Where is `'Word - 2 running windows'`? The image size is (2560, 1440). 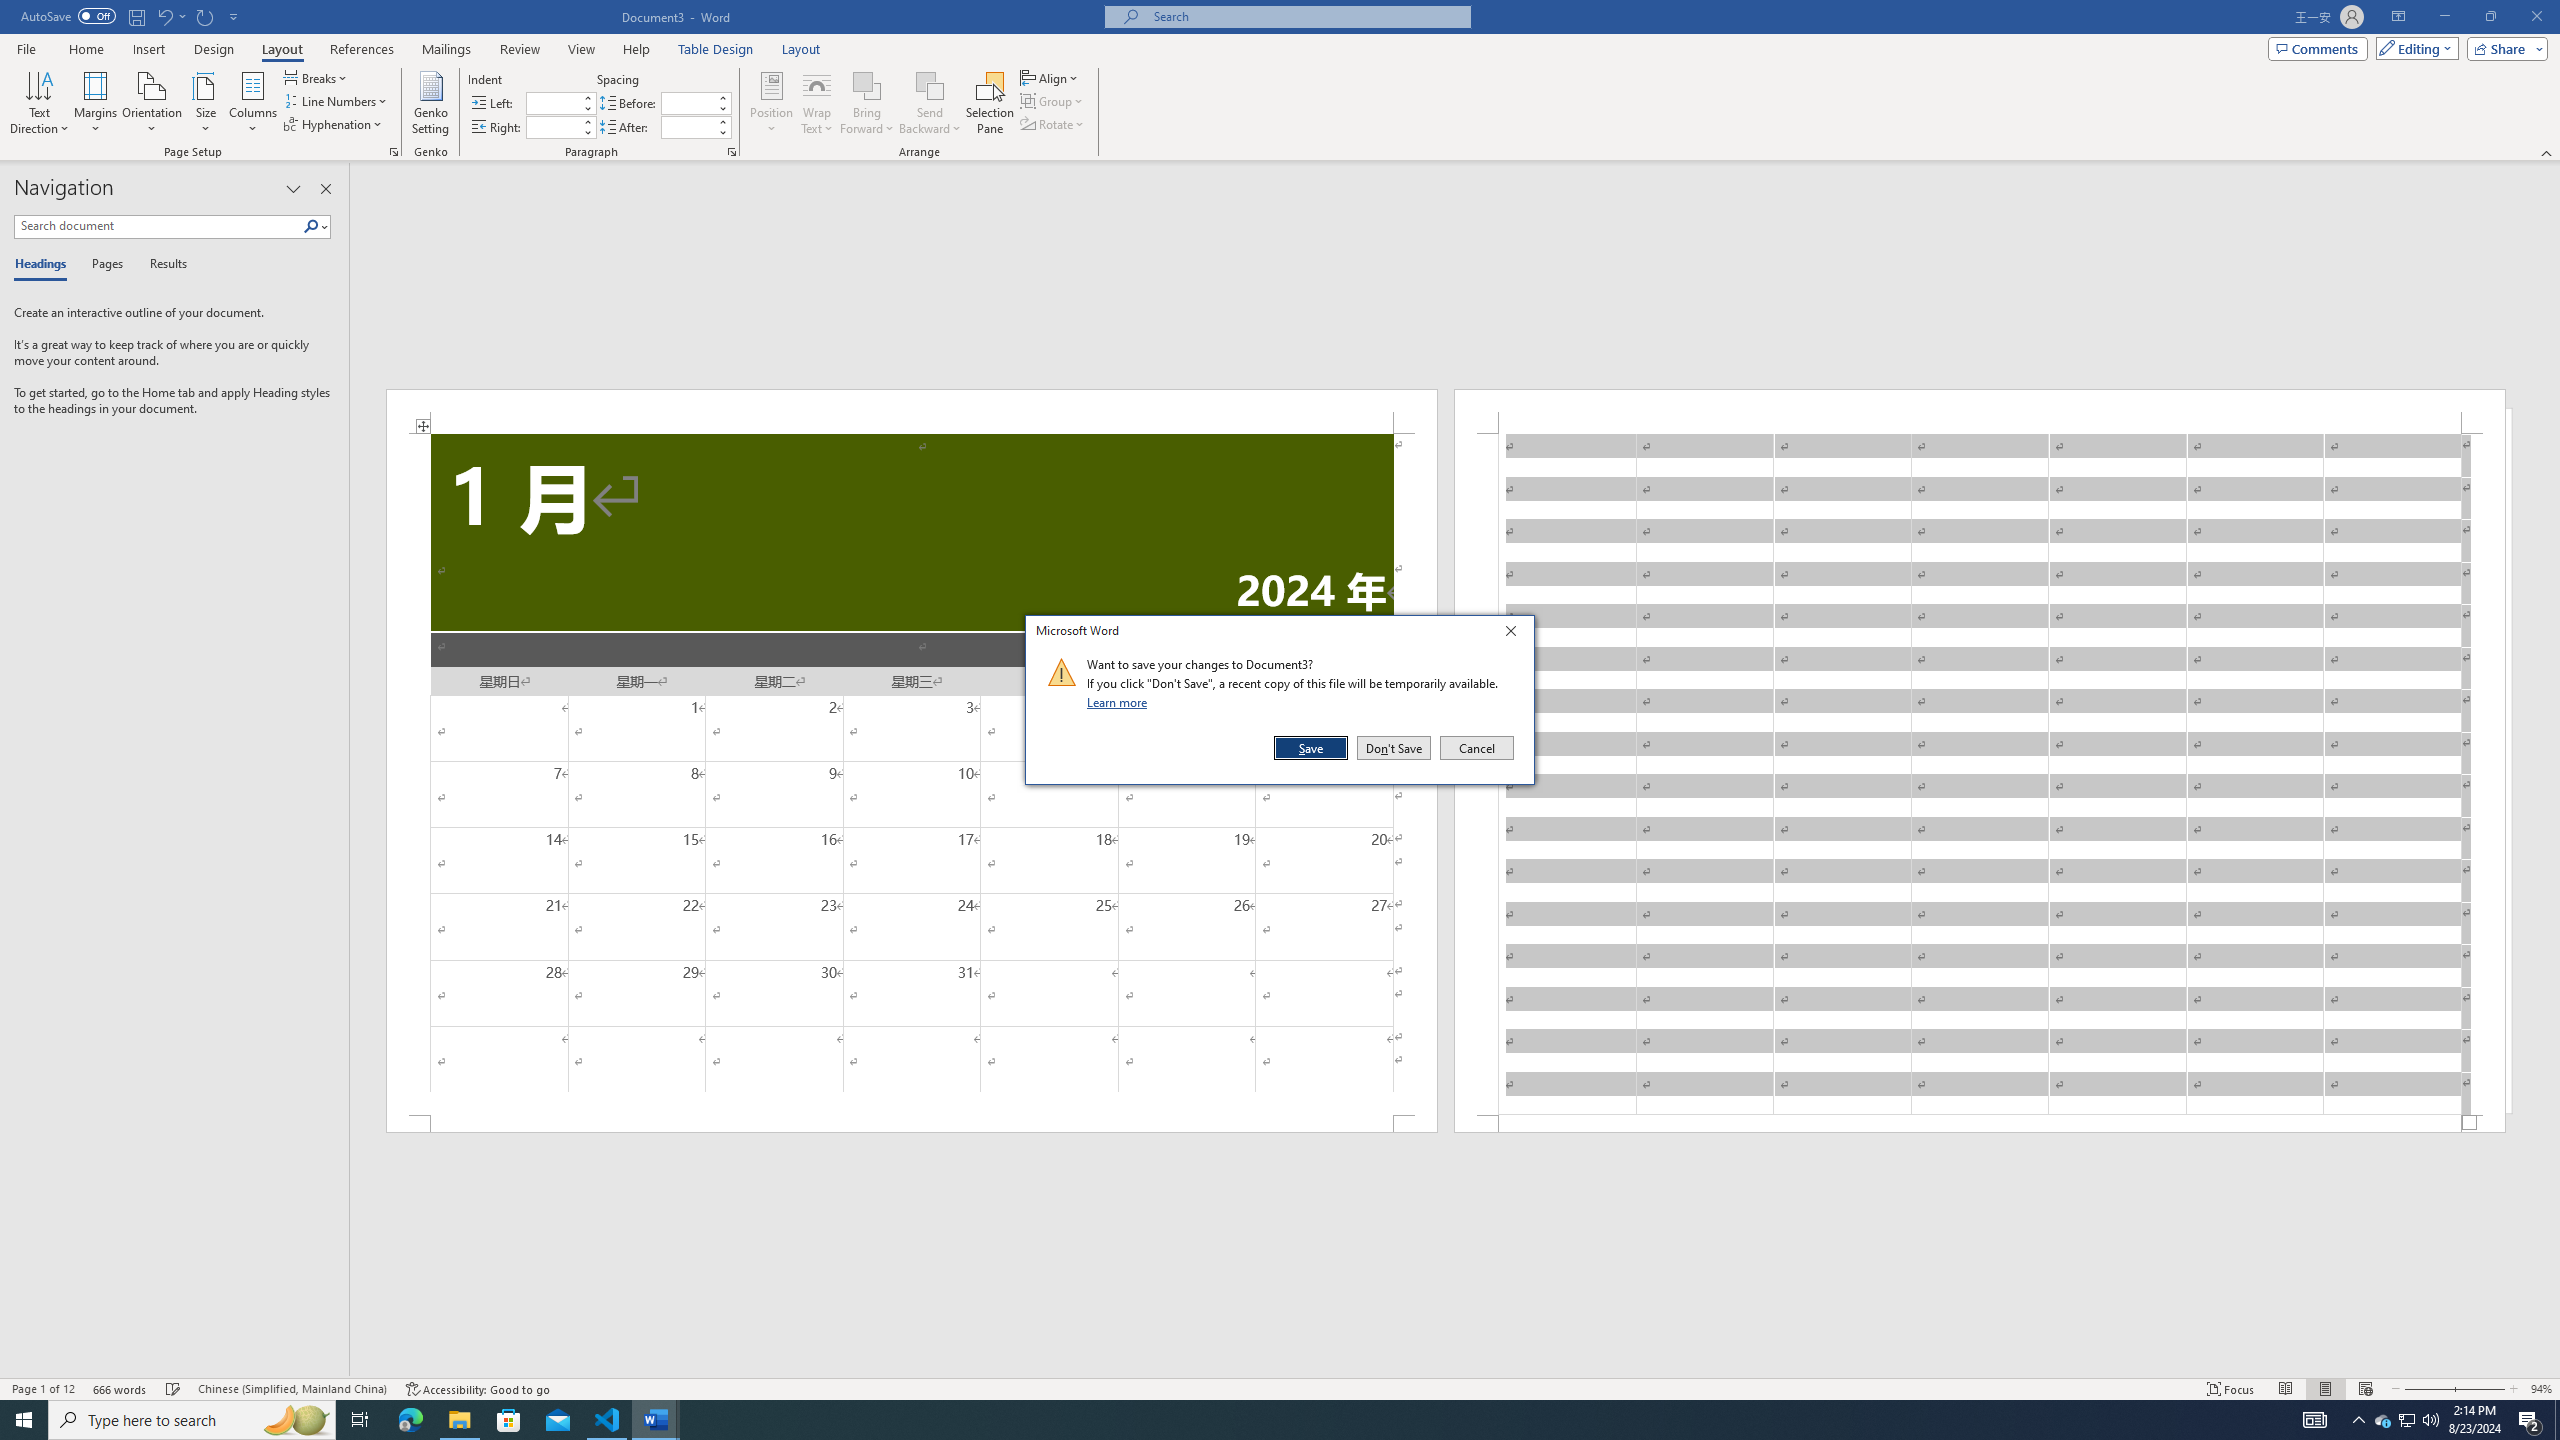 'Word - 2 running windows' is located at coordinates (656, 1418).